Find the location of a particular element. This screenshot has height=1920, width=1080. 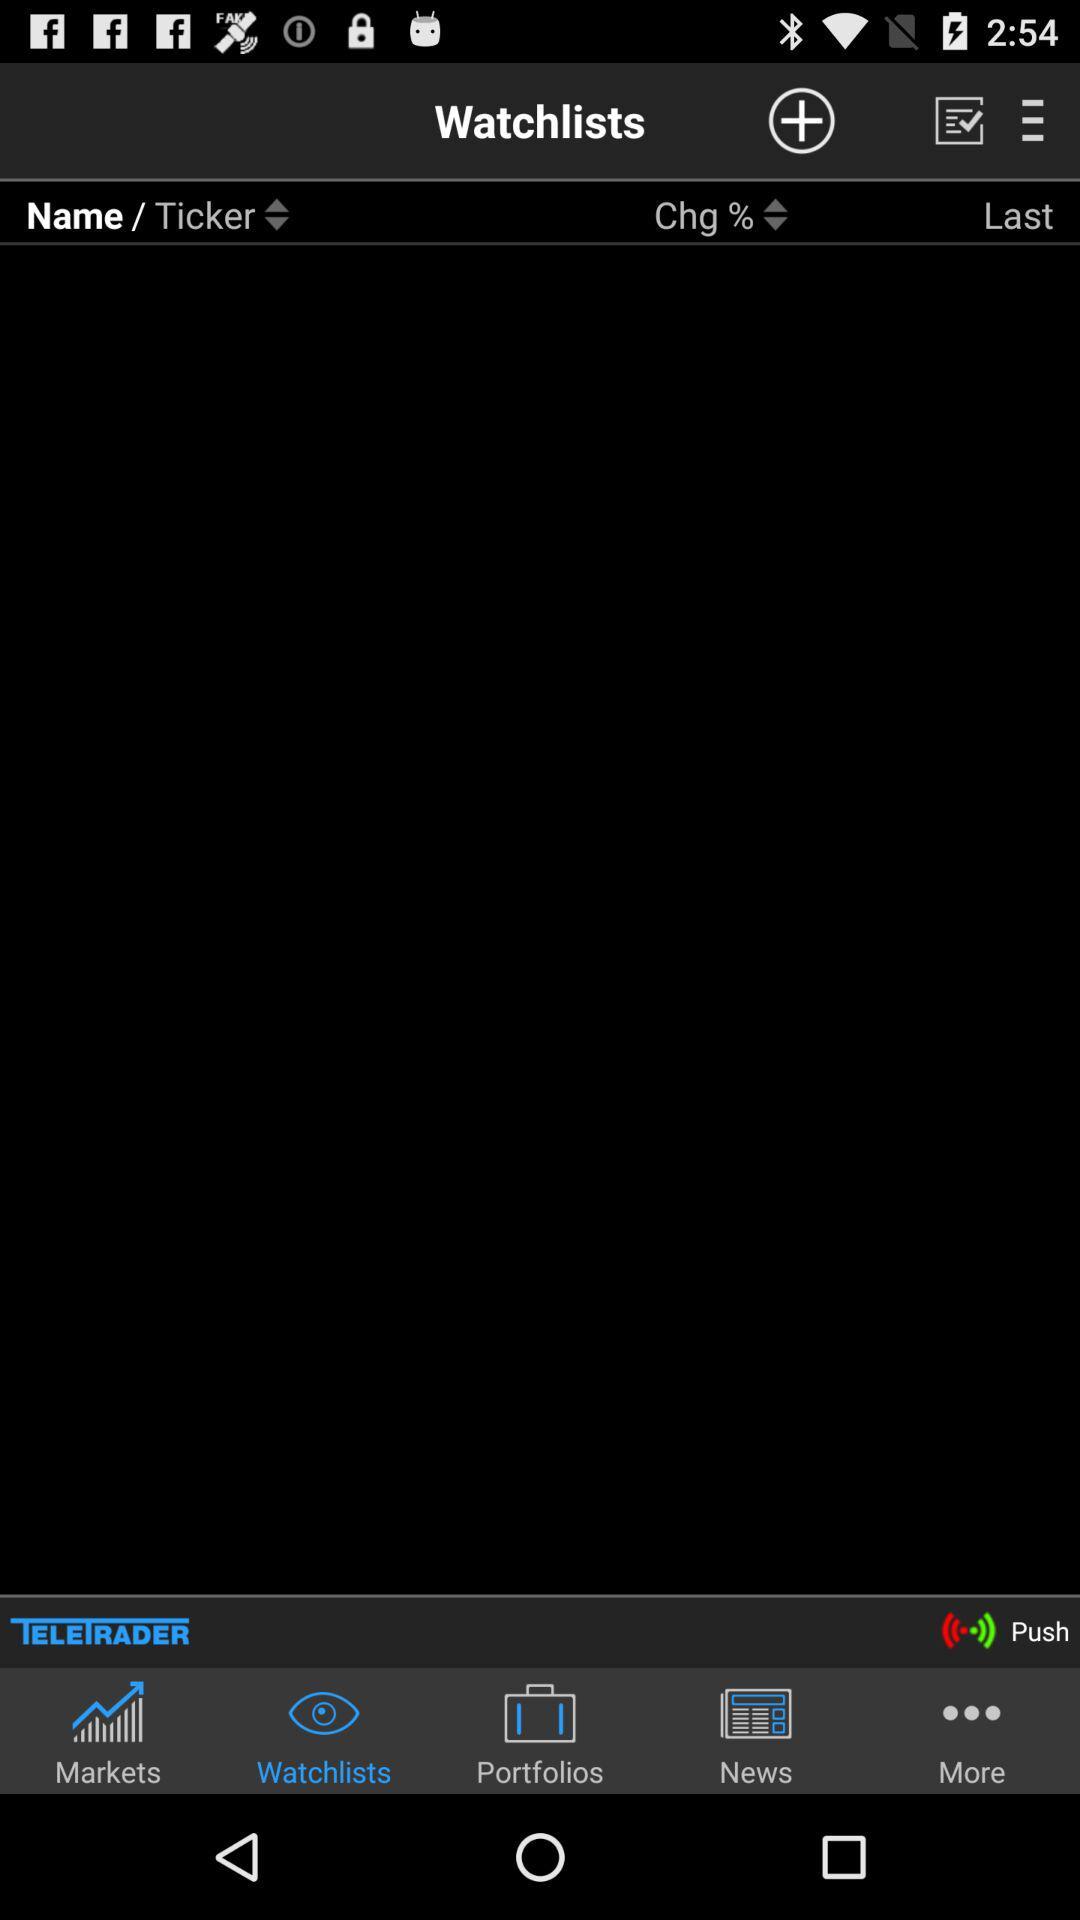

markets item is located at coordinates (108, 1732).